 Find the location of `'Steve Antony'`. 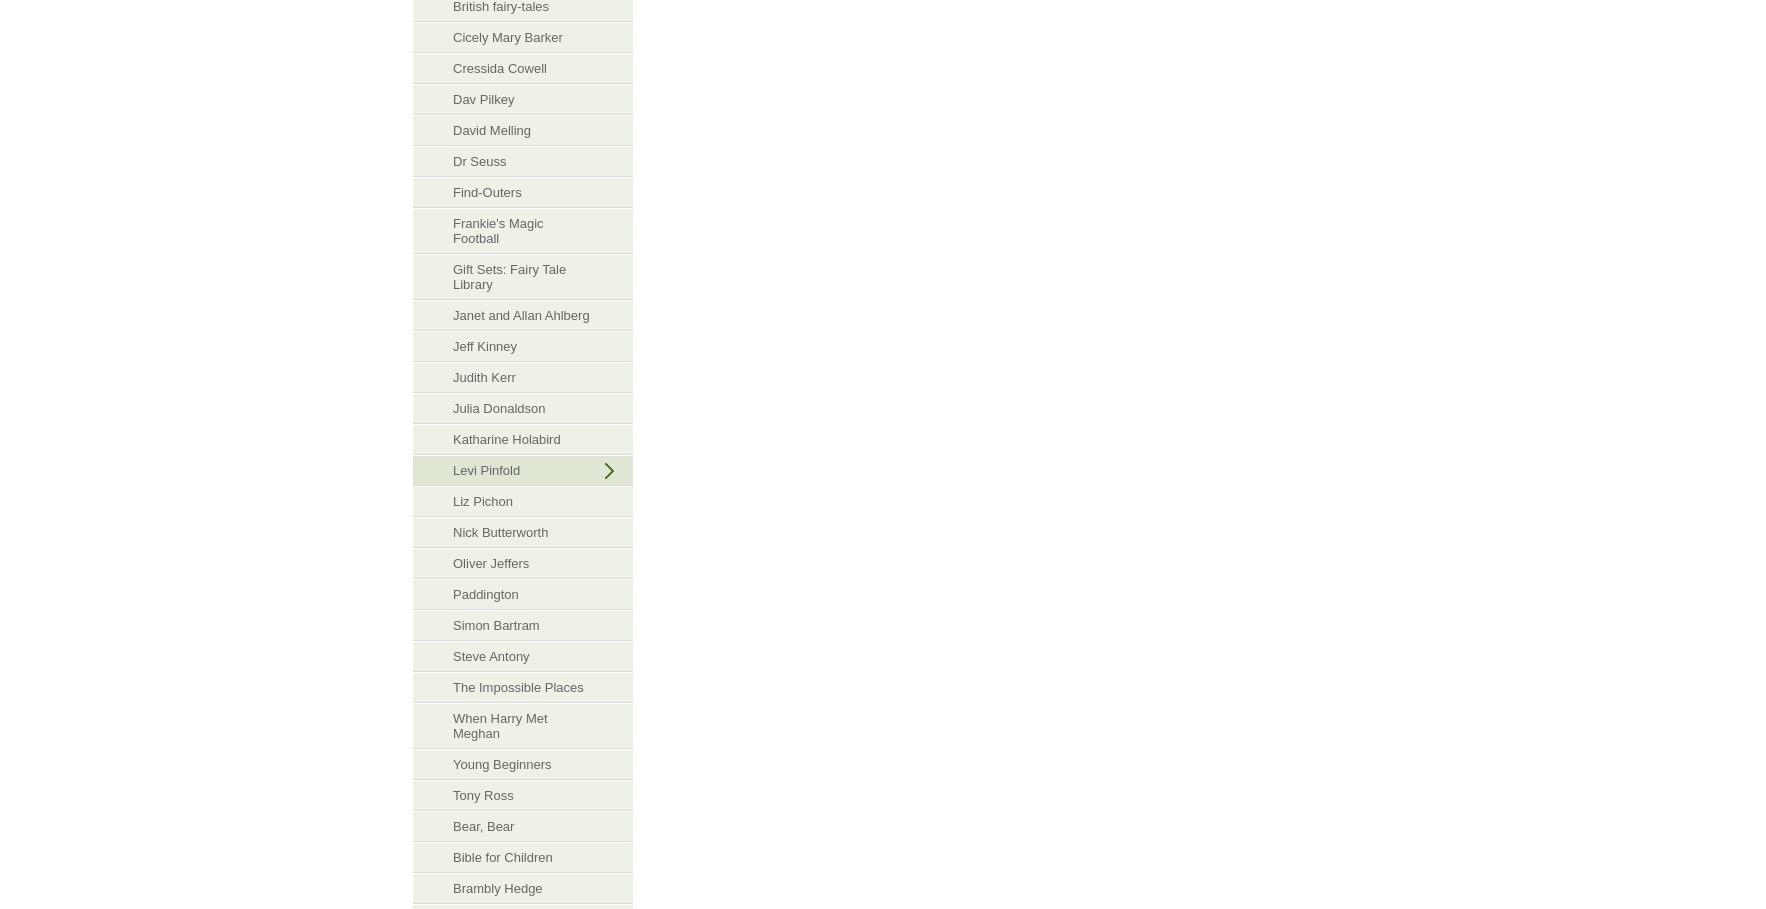

'Steve Antony' is located at coordinates (490, 655).